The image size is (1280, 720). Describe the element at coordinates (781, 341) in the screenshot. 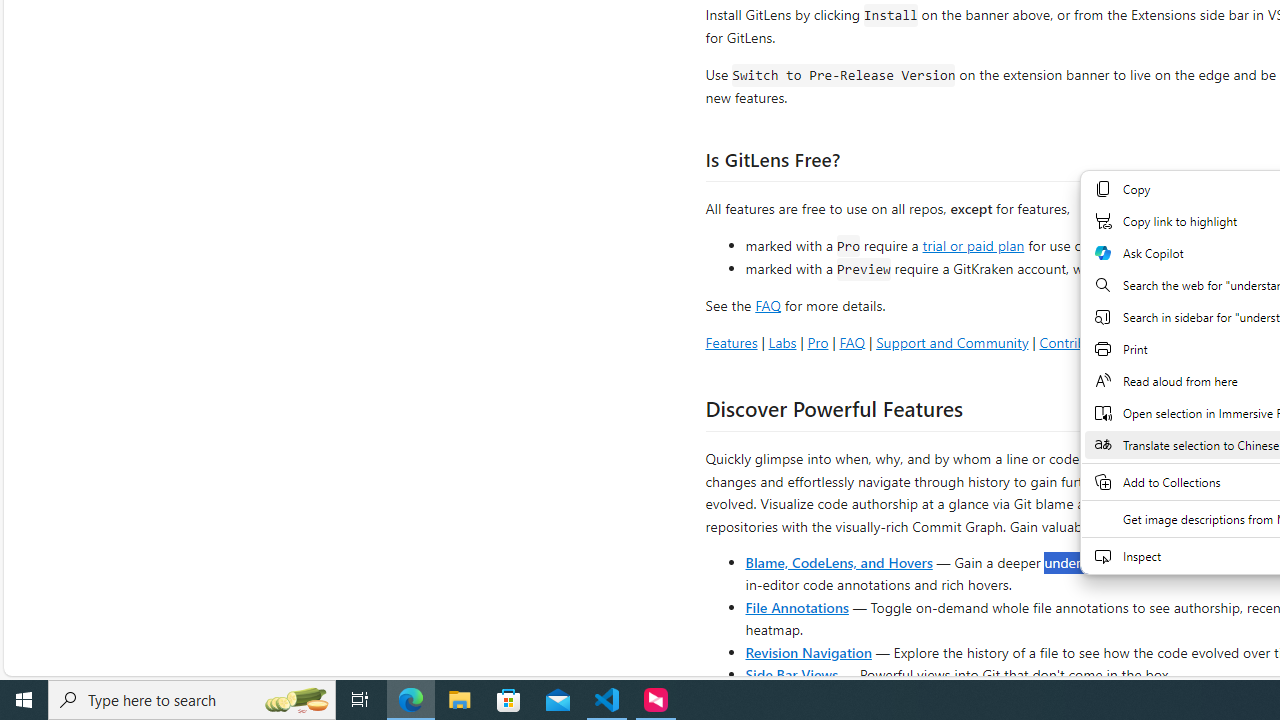

I see `'Labs'` at that location.